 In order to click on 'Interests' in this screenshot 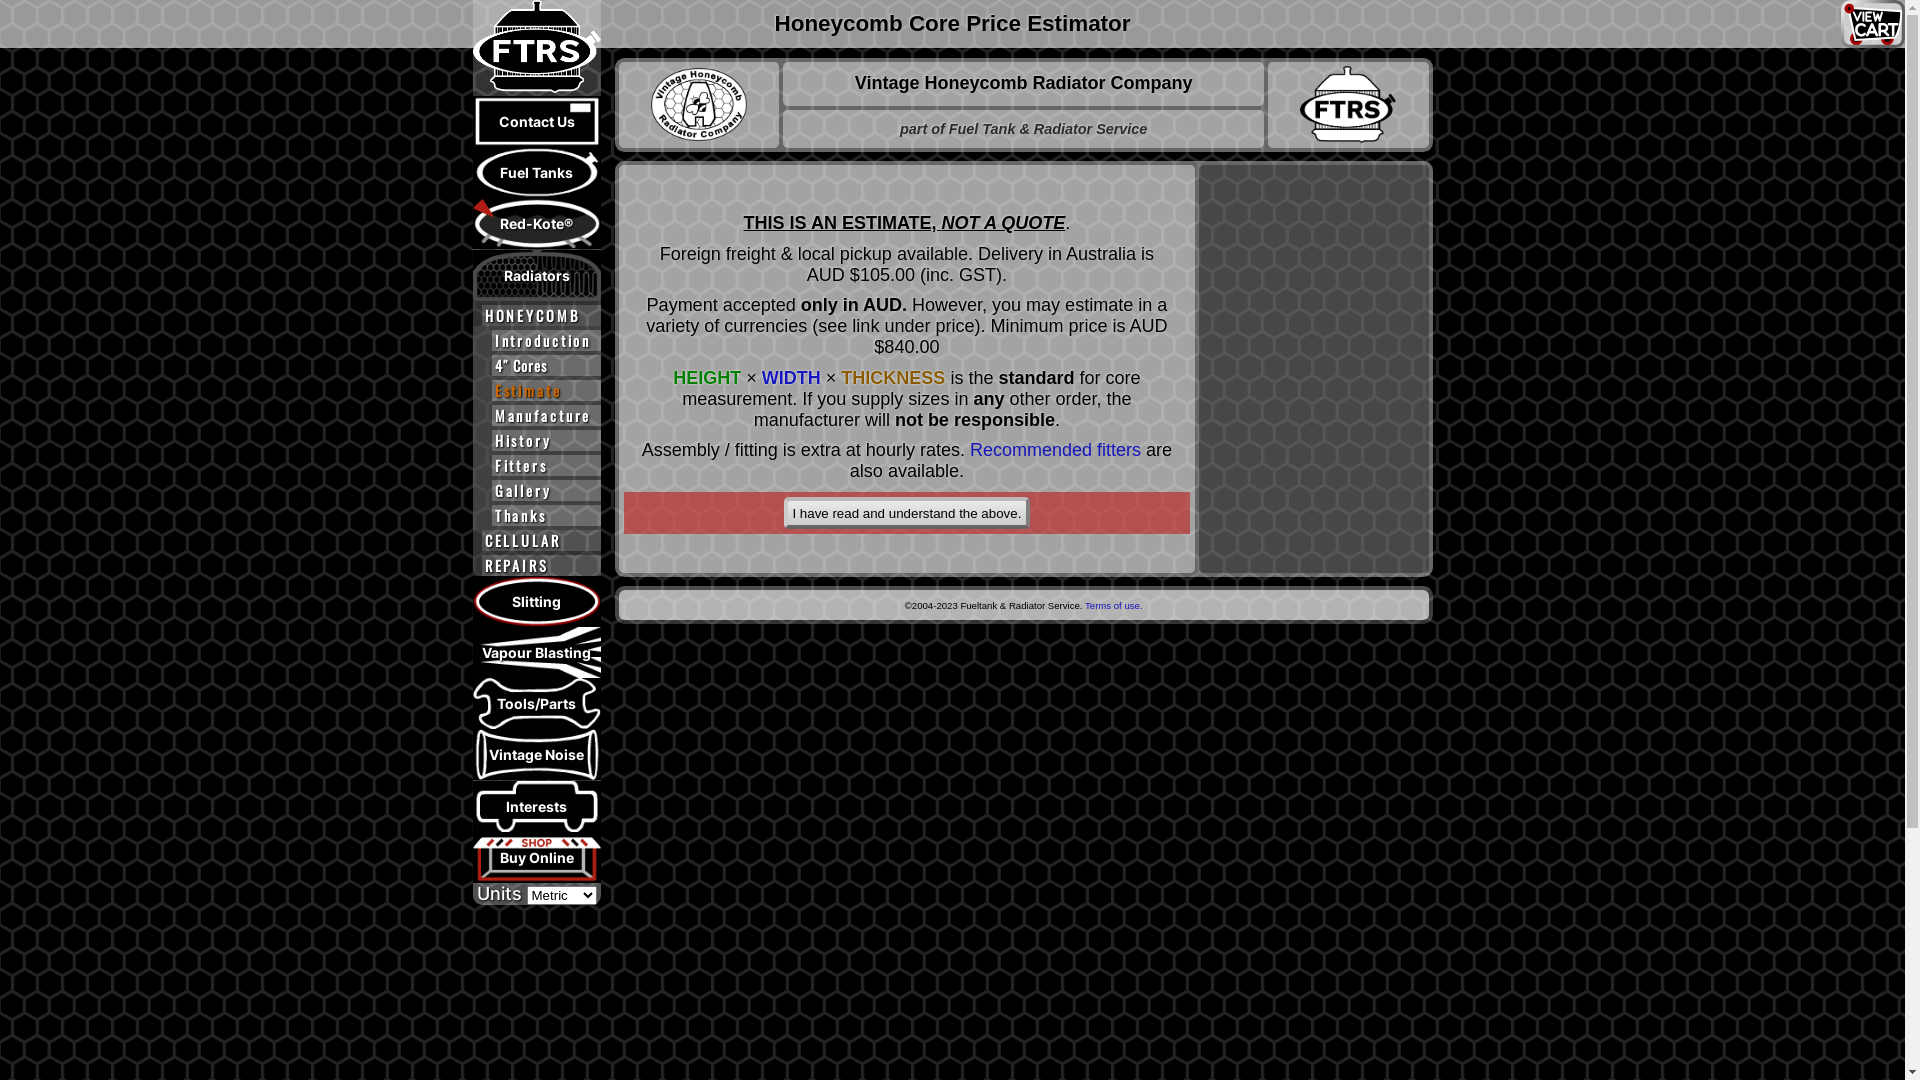, I will do `click(536, 804)`.